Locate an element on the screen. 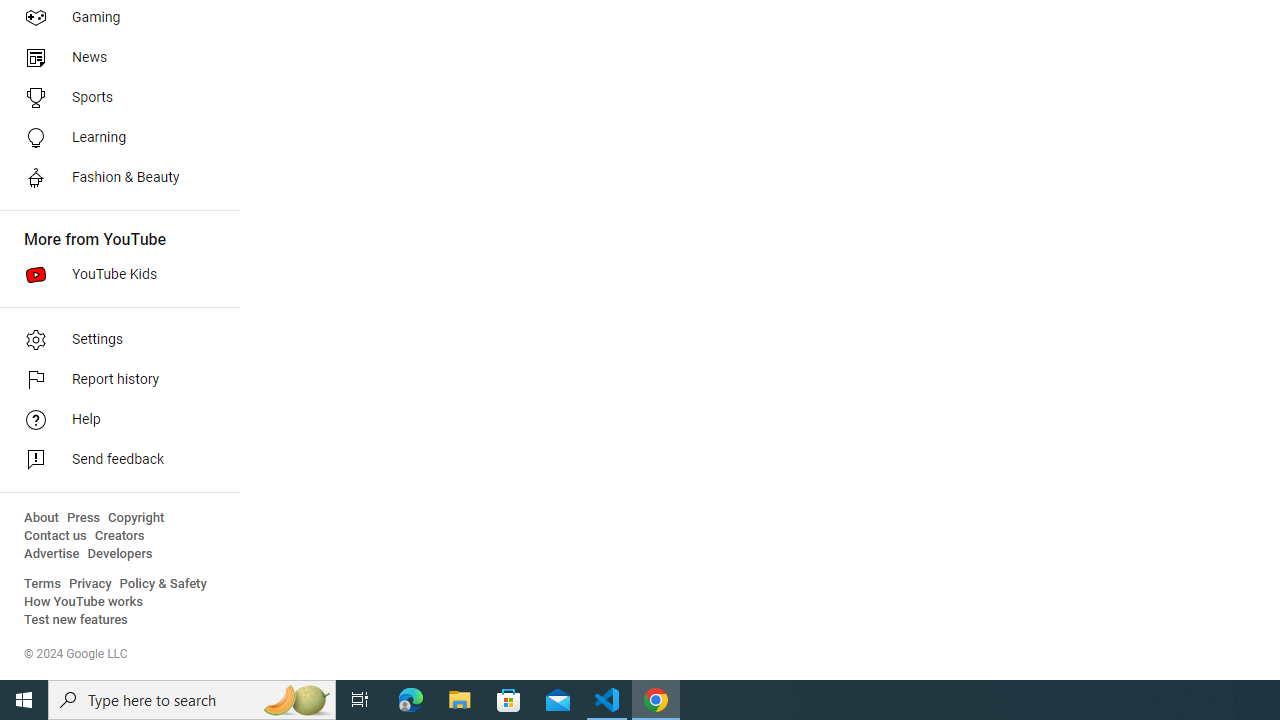 This screenshot has height=720, width=1280. 'Copyright' is located at coordinates (135, 517).